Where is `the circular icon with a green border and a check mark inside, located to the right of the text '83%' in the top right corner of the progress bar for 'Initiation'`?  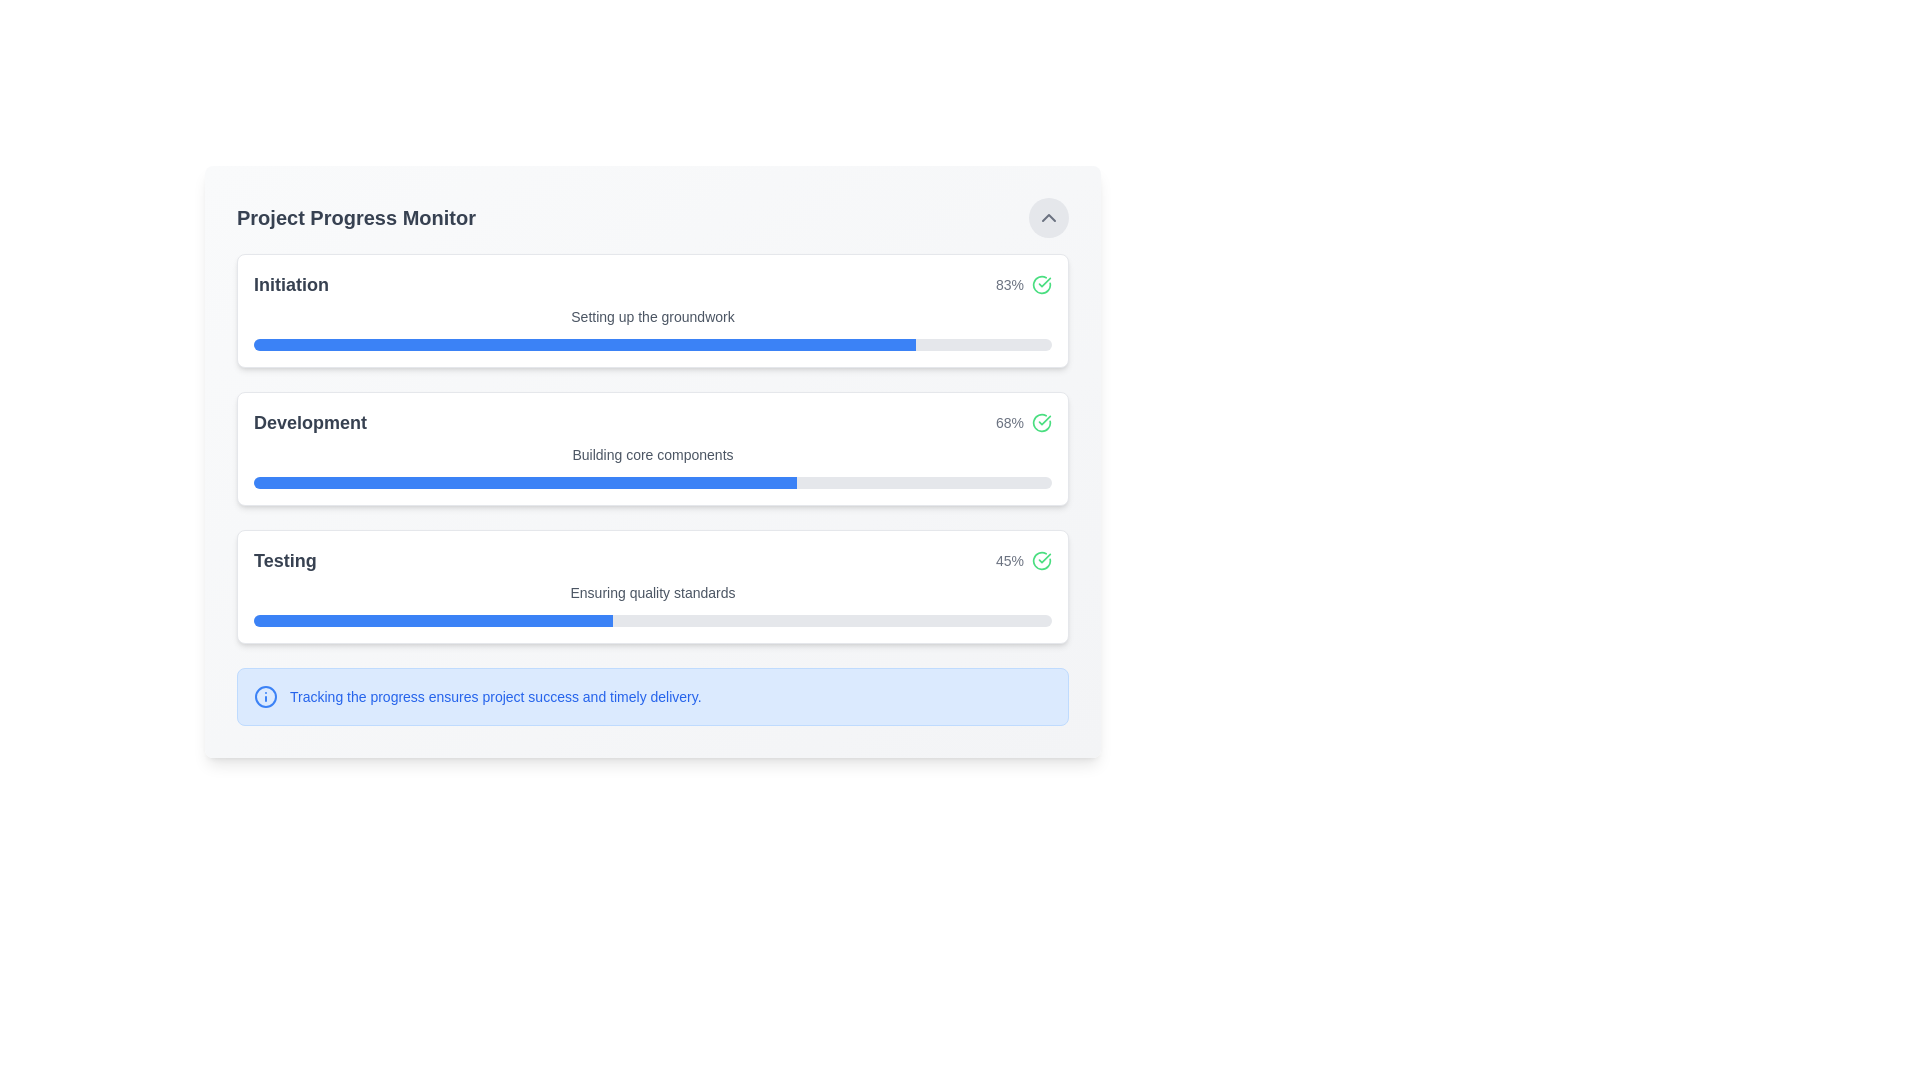 the circular icon with a green border and a check mark inside, located to the right of the text '83%' in the top right corner of the progress bar for 'Initiation' is located at coordinates (1040, 285).